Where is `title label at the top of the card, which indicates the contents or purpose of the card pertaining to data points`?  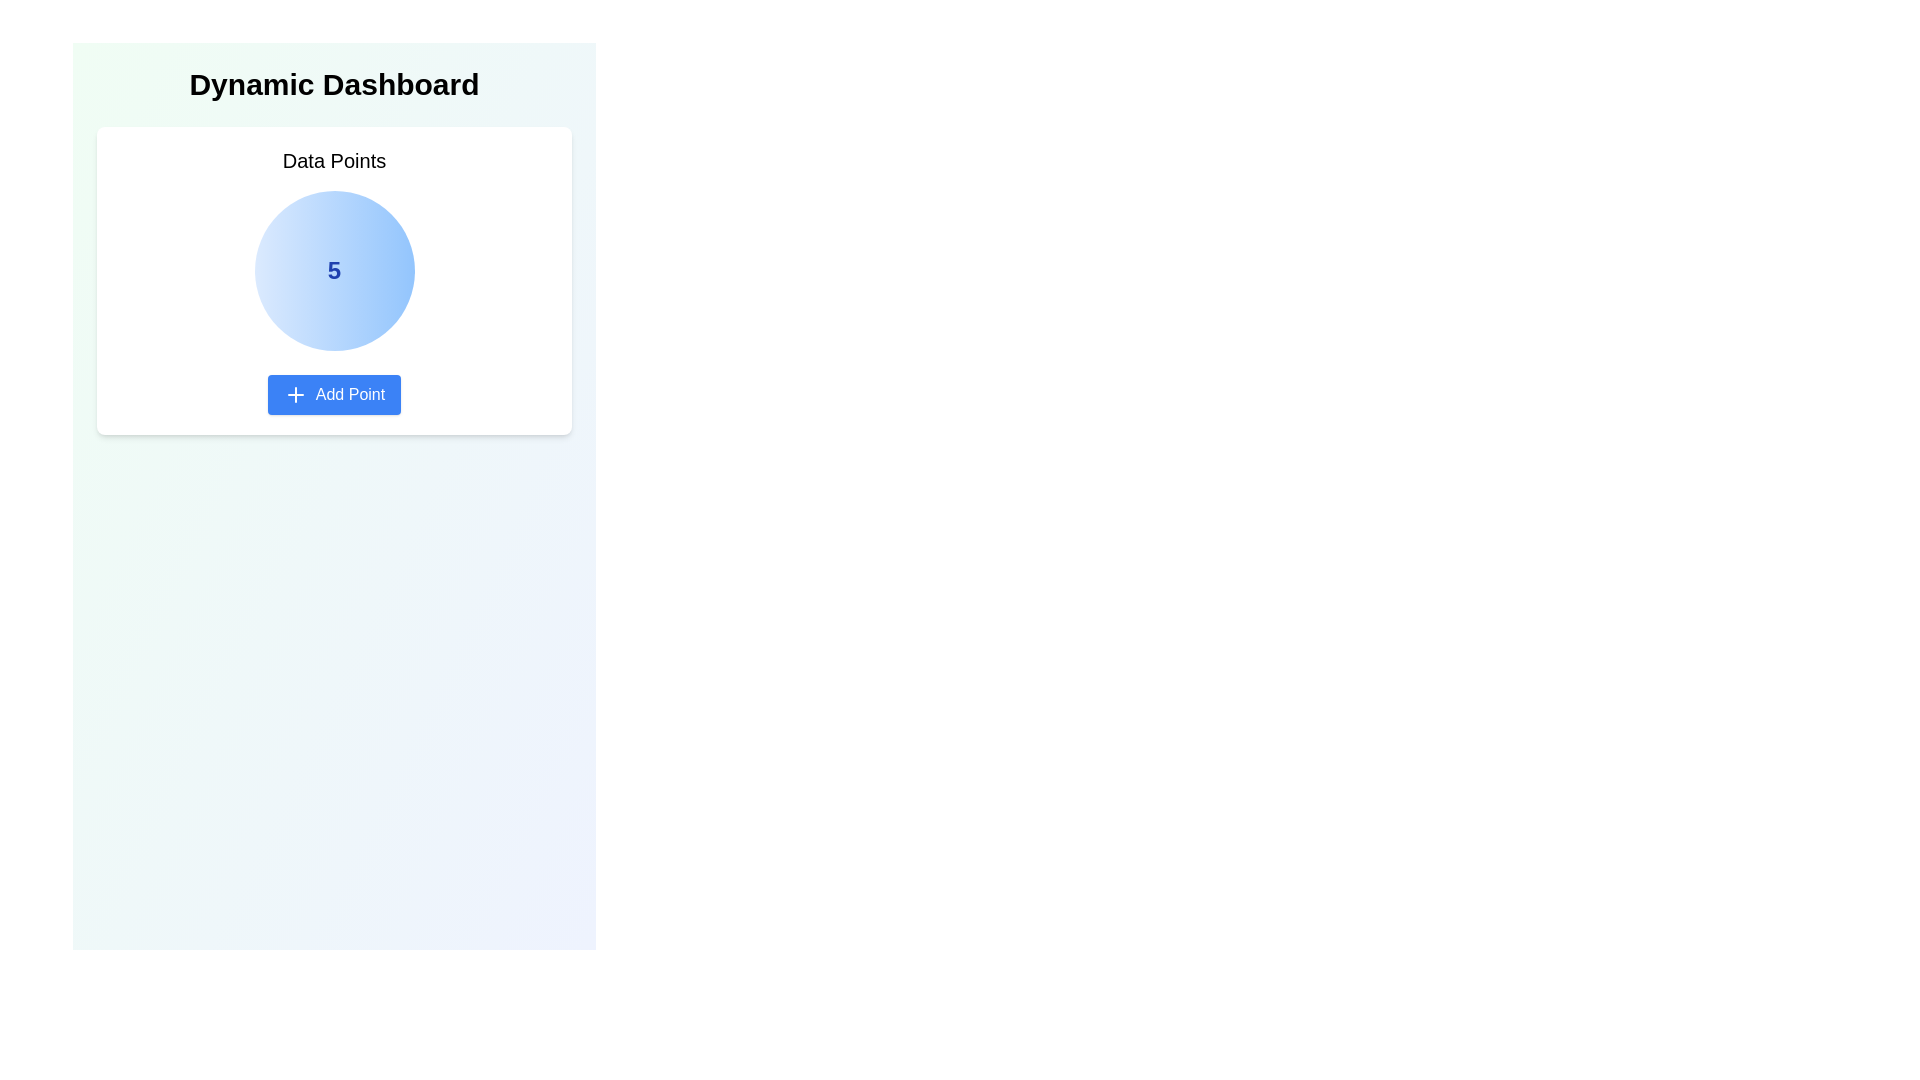 title label at the top of the card, which indicates the contents or purpose of the card pertaining to data points is located at coordinates (334, 160).